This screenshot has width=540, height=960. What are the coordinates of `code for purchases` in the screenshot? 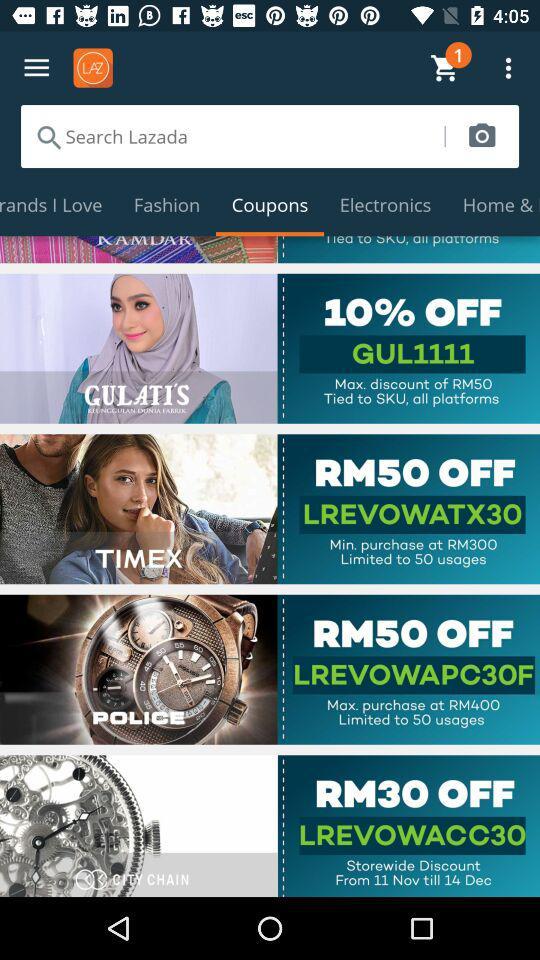 It's located at (270, 669).